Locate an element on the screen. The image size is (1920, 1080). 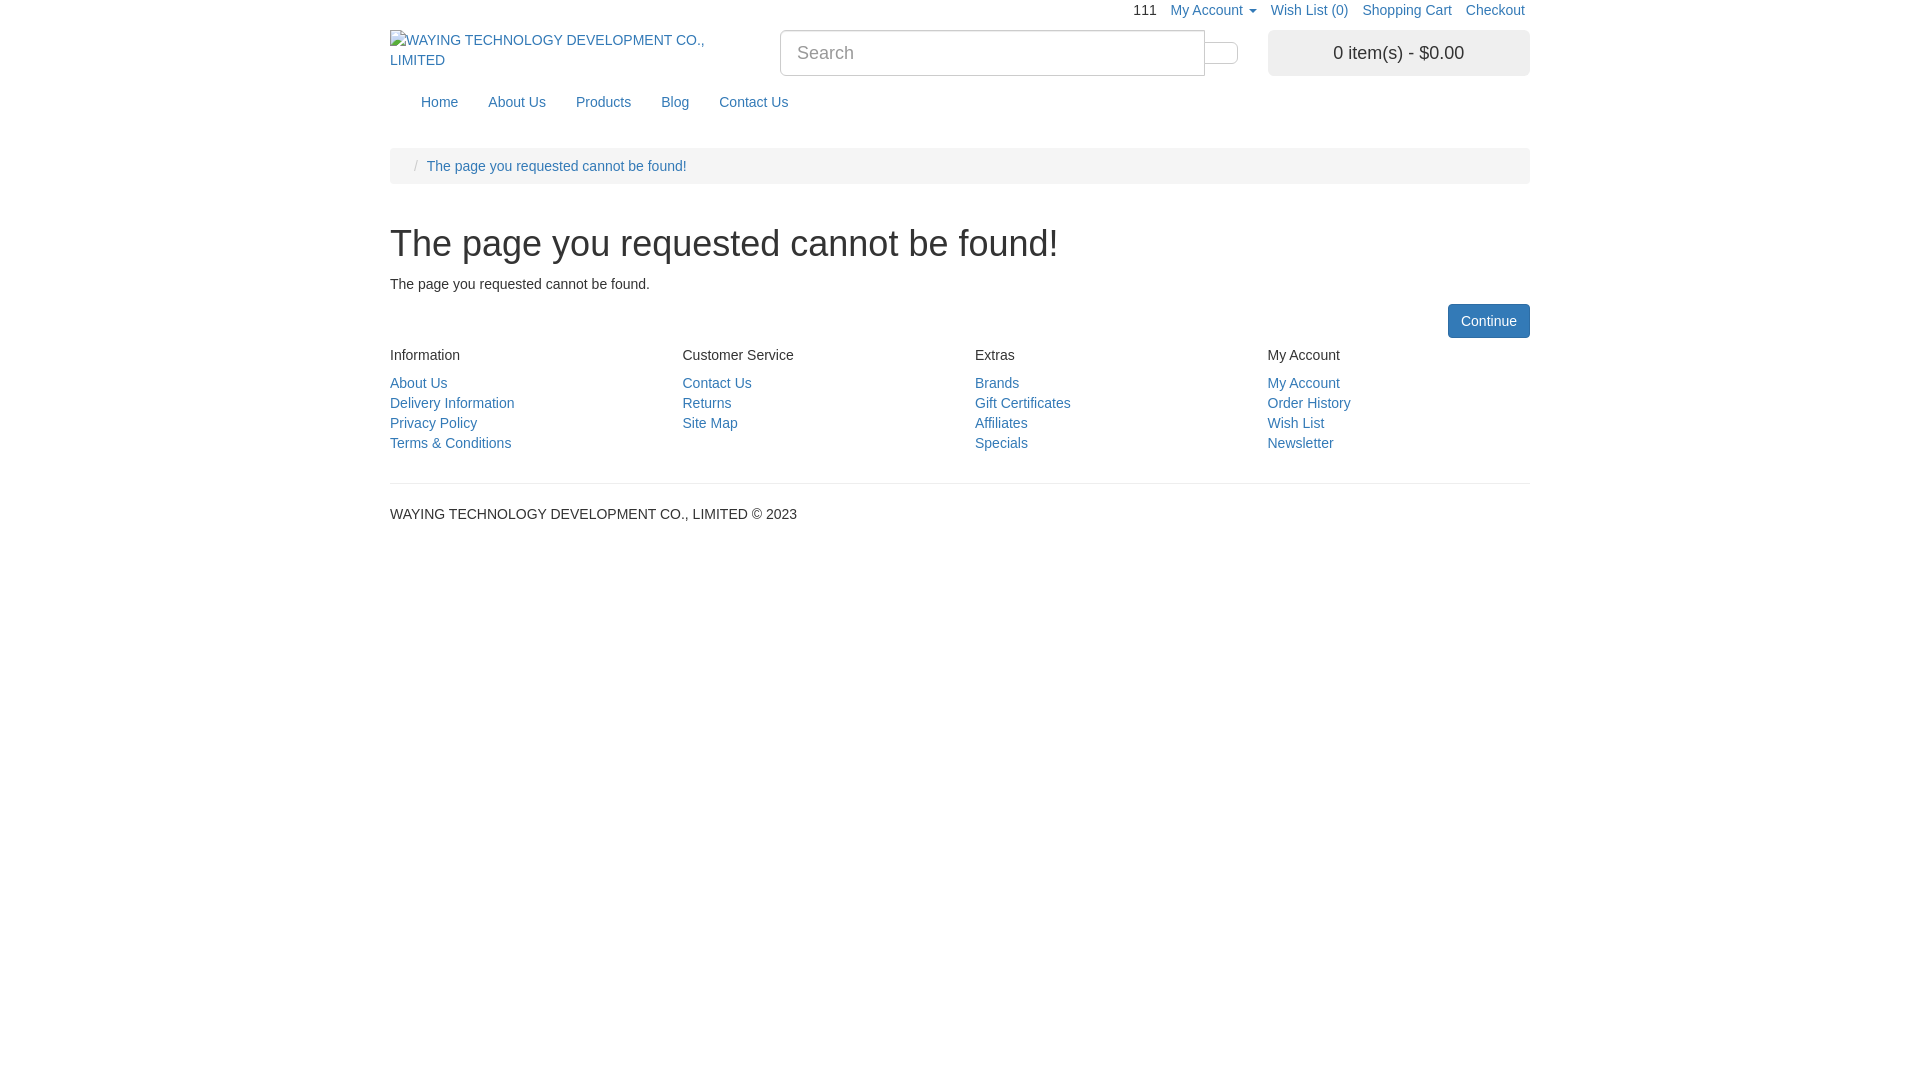
'About Us' is located at coordinates (472, 101).